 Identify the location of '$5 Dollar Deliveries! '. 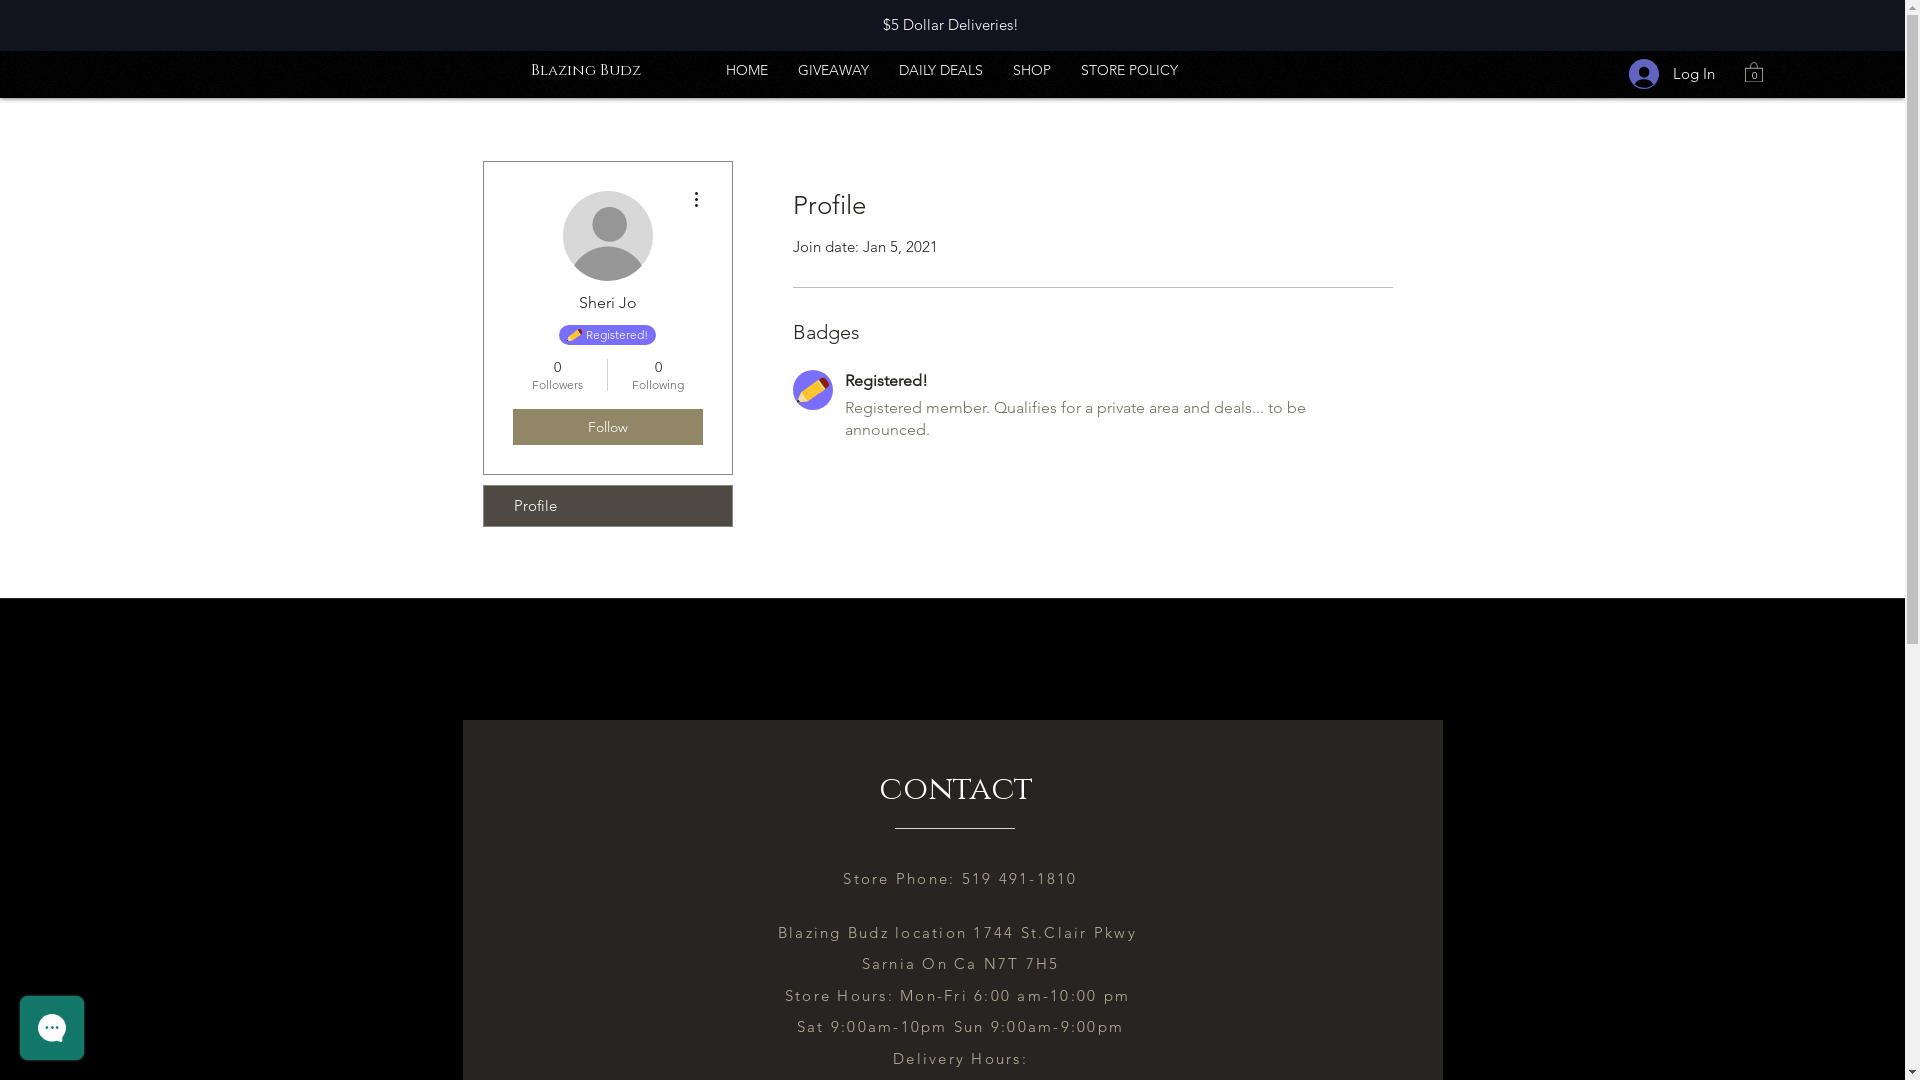
(952, 24).